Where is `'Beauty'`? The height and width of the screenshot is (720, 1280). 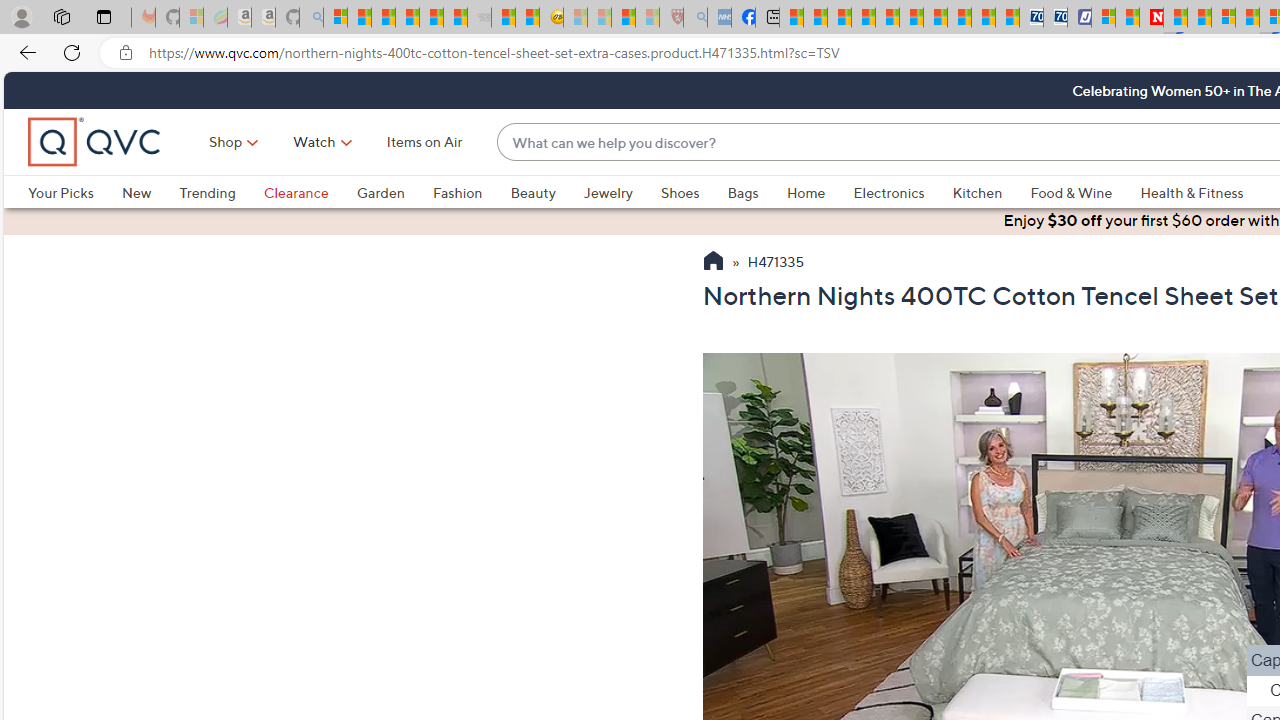 'Beauty' is located at coordinates (546, 192).